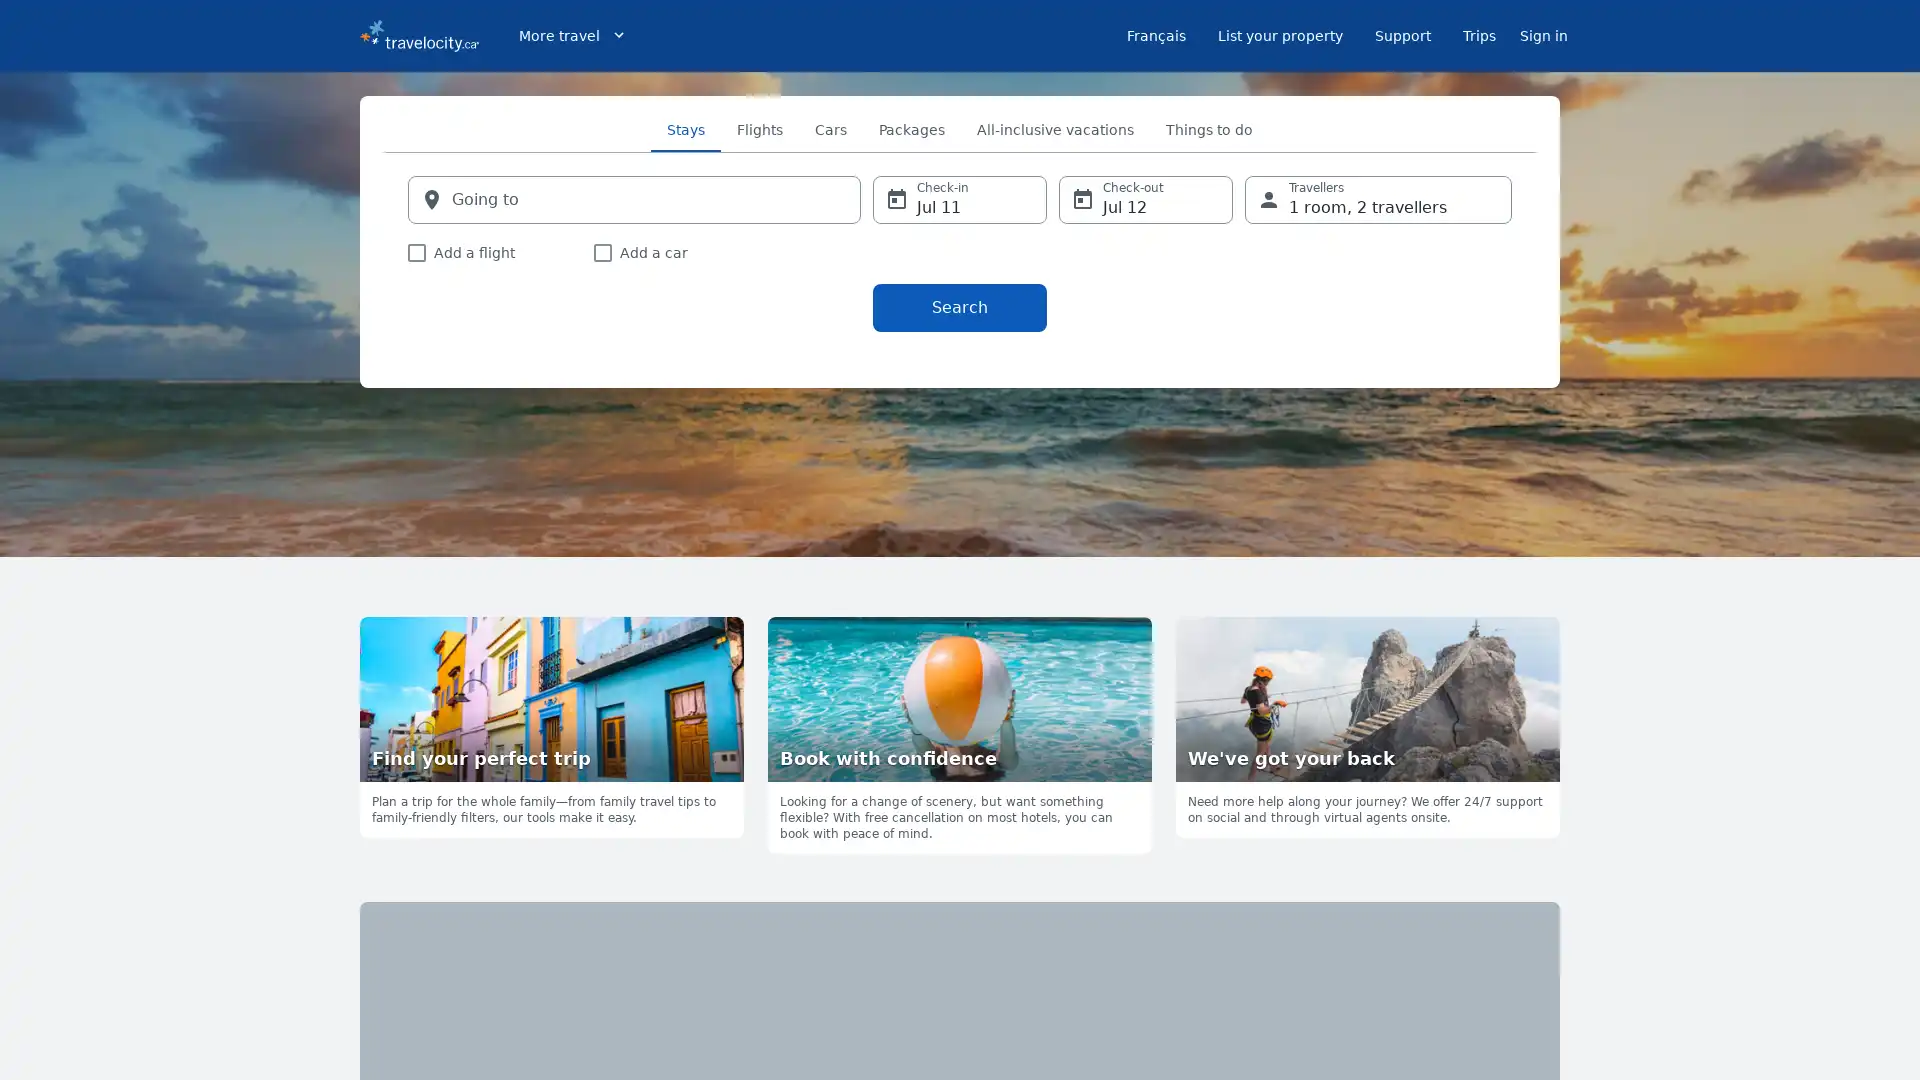 The width and height of the screenshot is (1920, 1080). Describe the element at coordinates (571, 35) in the screenshot. I see `More travel` at that location.